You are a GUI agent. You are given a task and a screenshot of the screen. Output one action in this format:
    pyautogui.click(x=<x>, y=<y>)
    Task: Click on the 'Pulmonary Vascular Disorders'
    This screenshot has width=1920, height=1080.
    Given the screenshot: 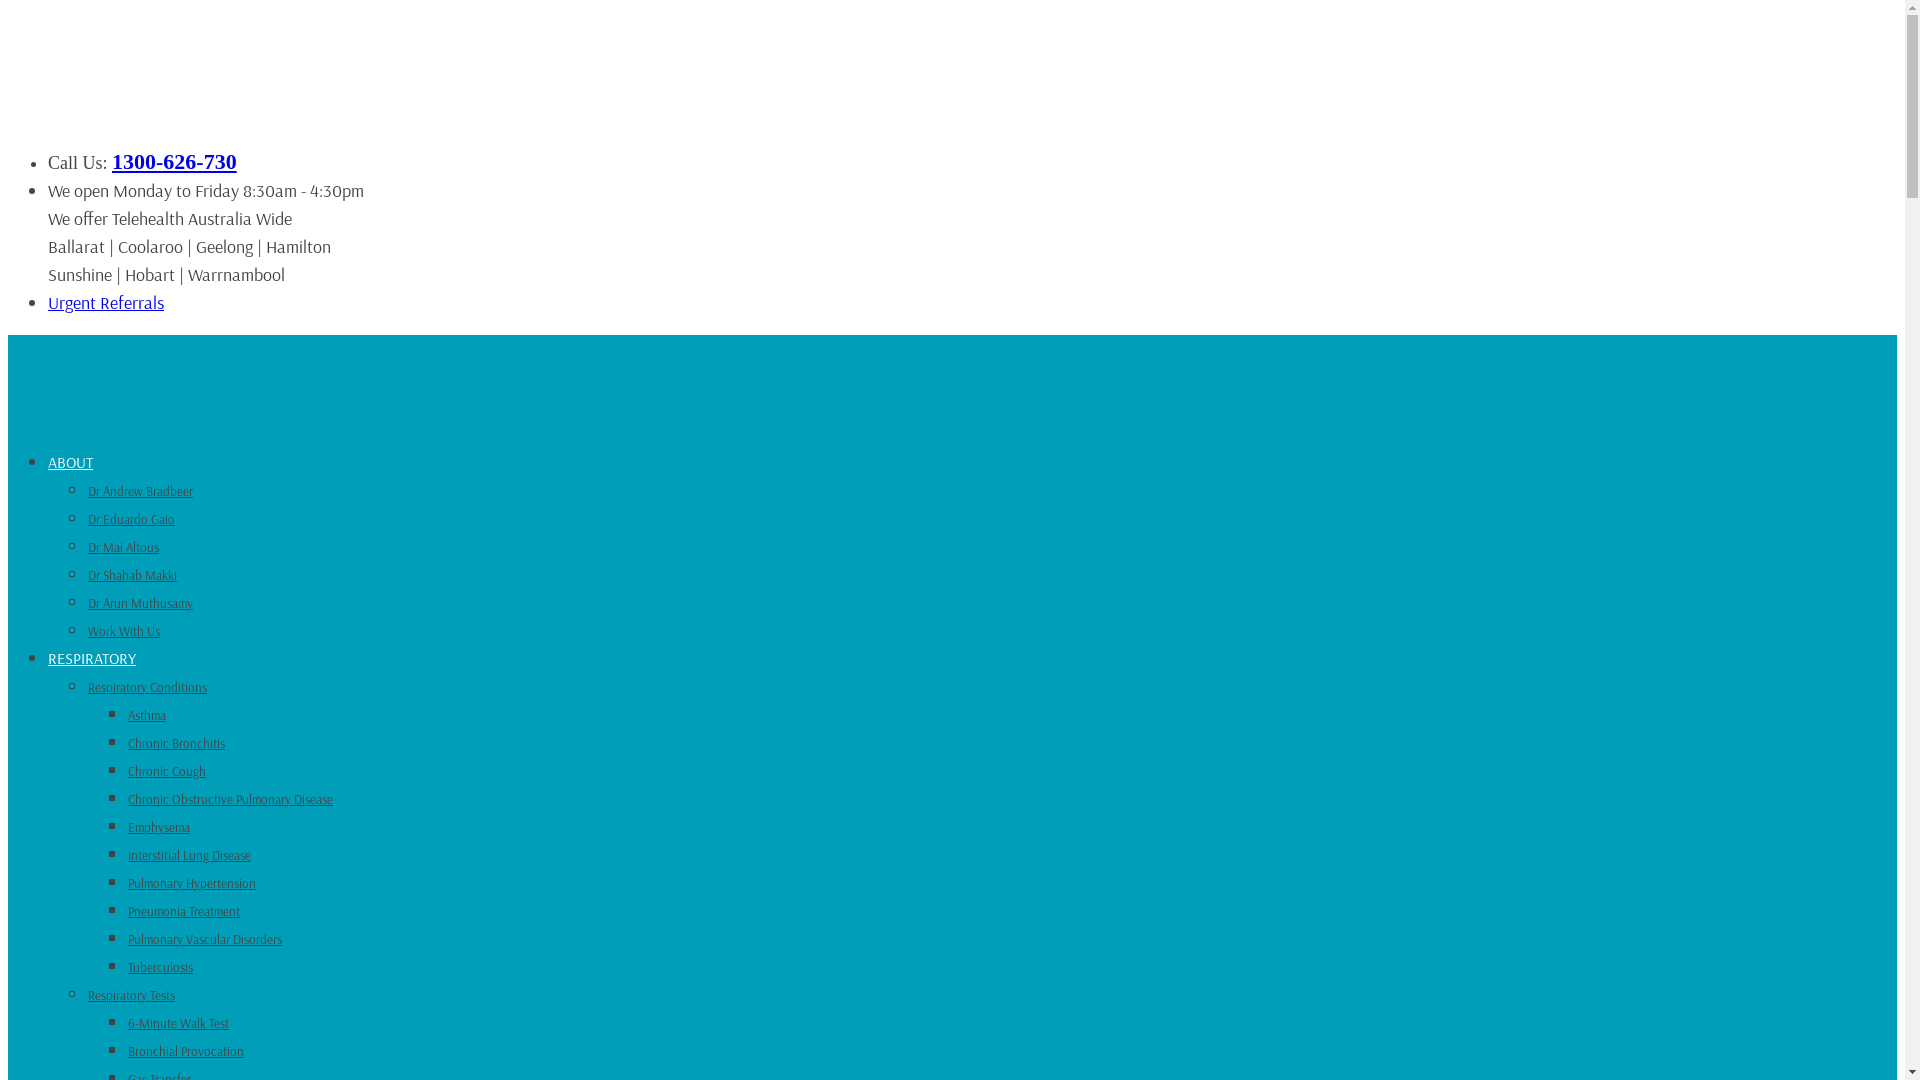 What is the action you would take?
    pyautogui.click(x=205, y=938)
    